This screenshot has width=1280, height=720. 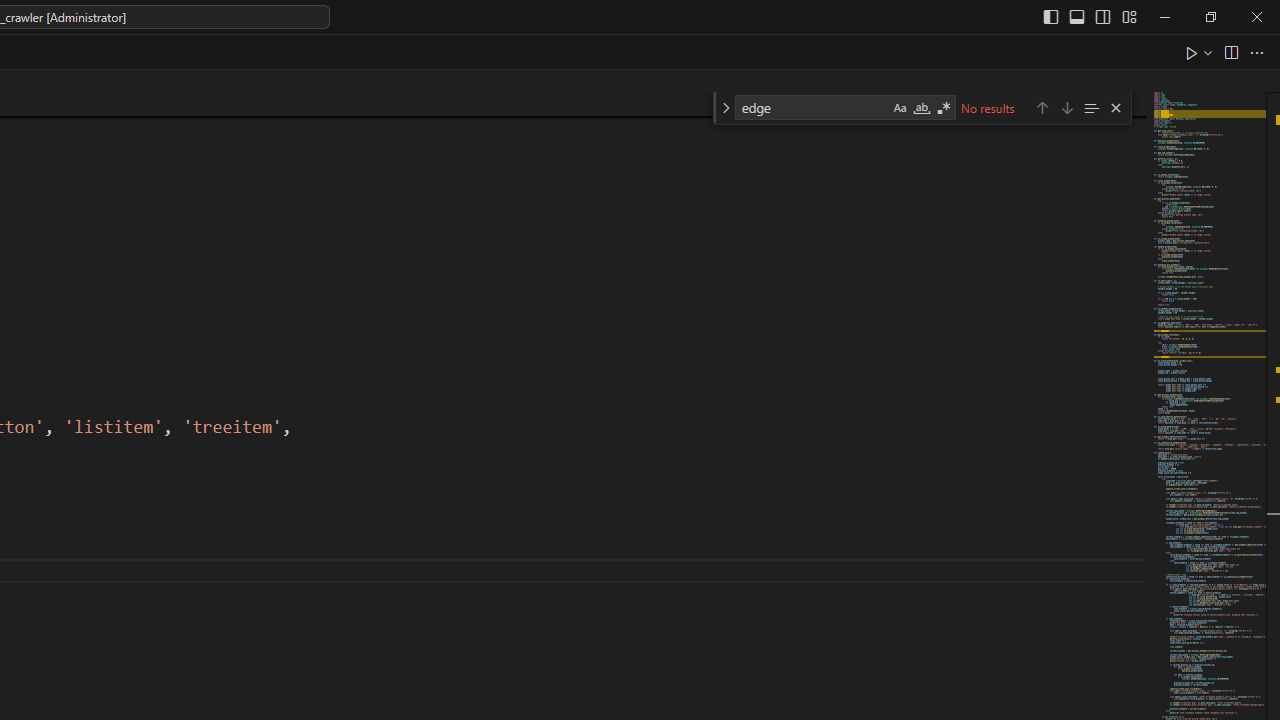 What do you see at coordinates (1040, 107) in the screenshot?
I see `'Previous Match (Shift+Enter)'` at bounding box center [1040, 107].